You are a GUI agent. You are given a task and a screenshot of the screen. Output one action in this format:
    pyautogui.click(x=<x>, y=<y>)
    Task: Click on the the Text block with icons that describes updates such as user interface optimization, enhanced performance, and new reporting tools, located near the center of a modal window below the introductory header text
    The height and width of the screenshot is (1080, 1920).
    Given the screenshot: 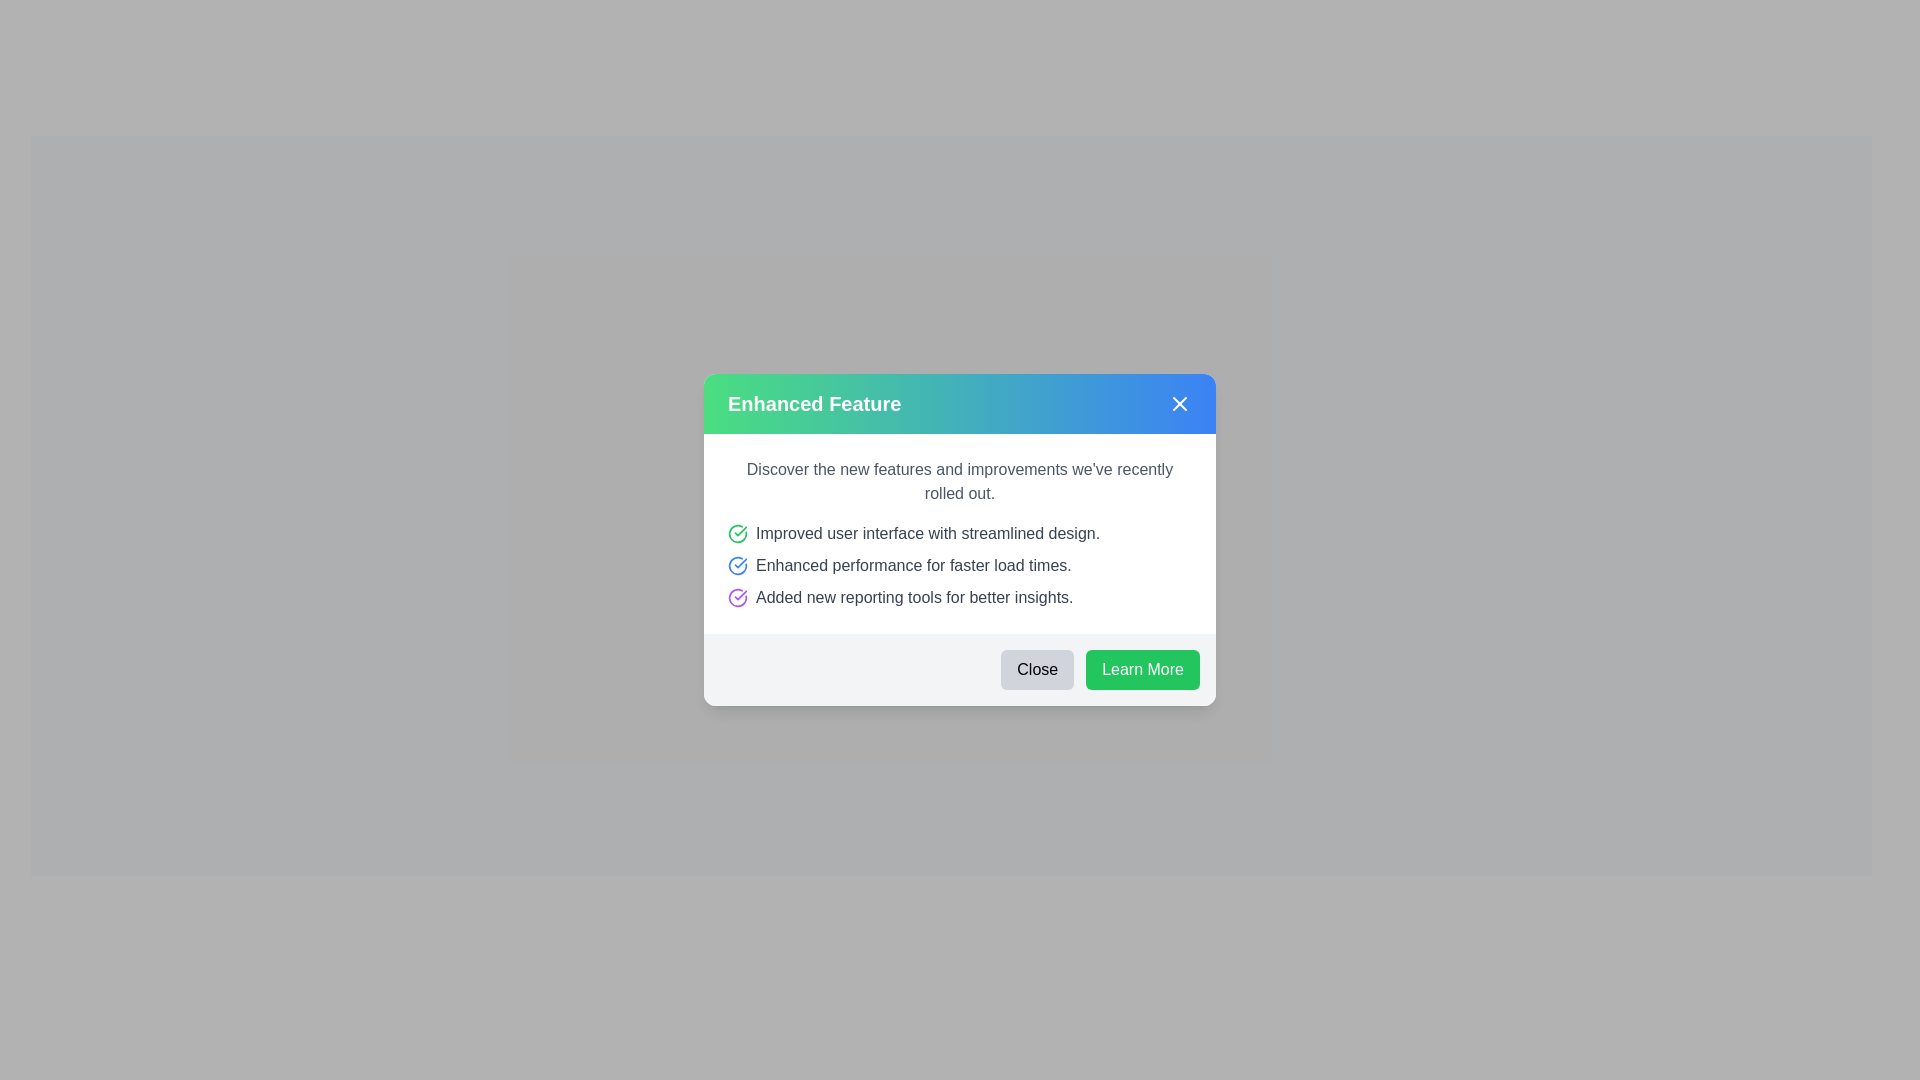 What is the action you would take?
    pyautogui.click(x=960, y=566)
    